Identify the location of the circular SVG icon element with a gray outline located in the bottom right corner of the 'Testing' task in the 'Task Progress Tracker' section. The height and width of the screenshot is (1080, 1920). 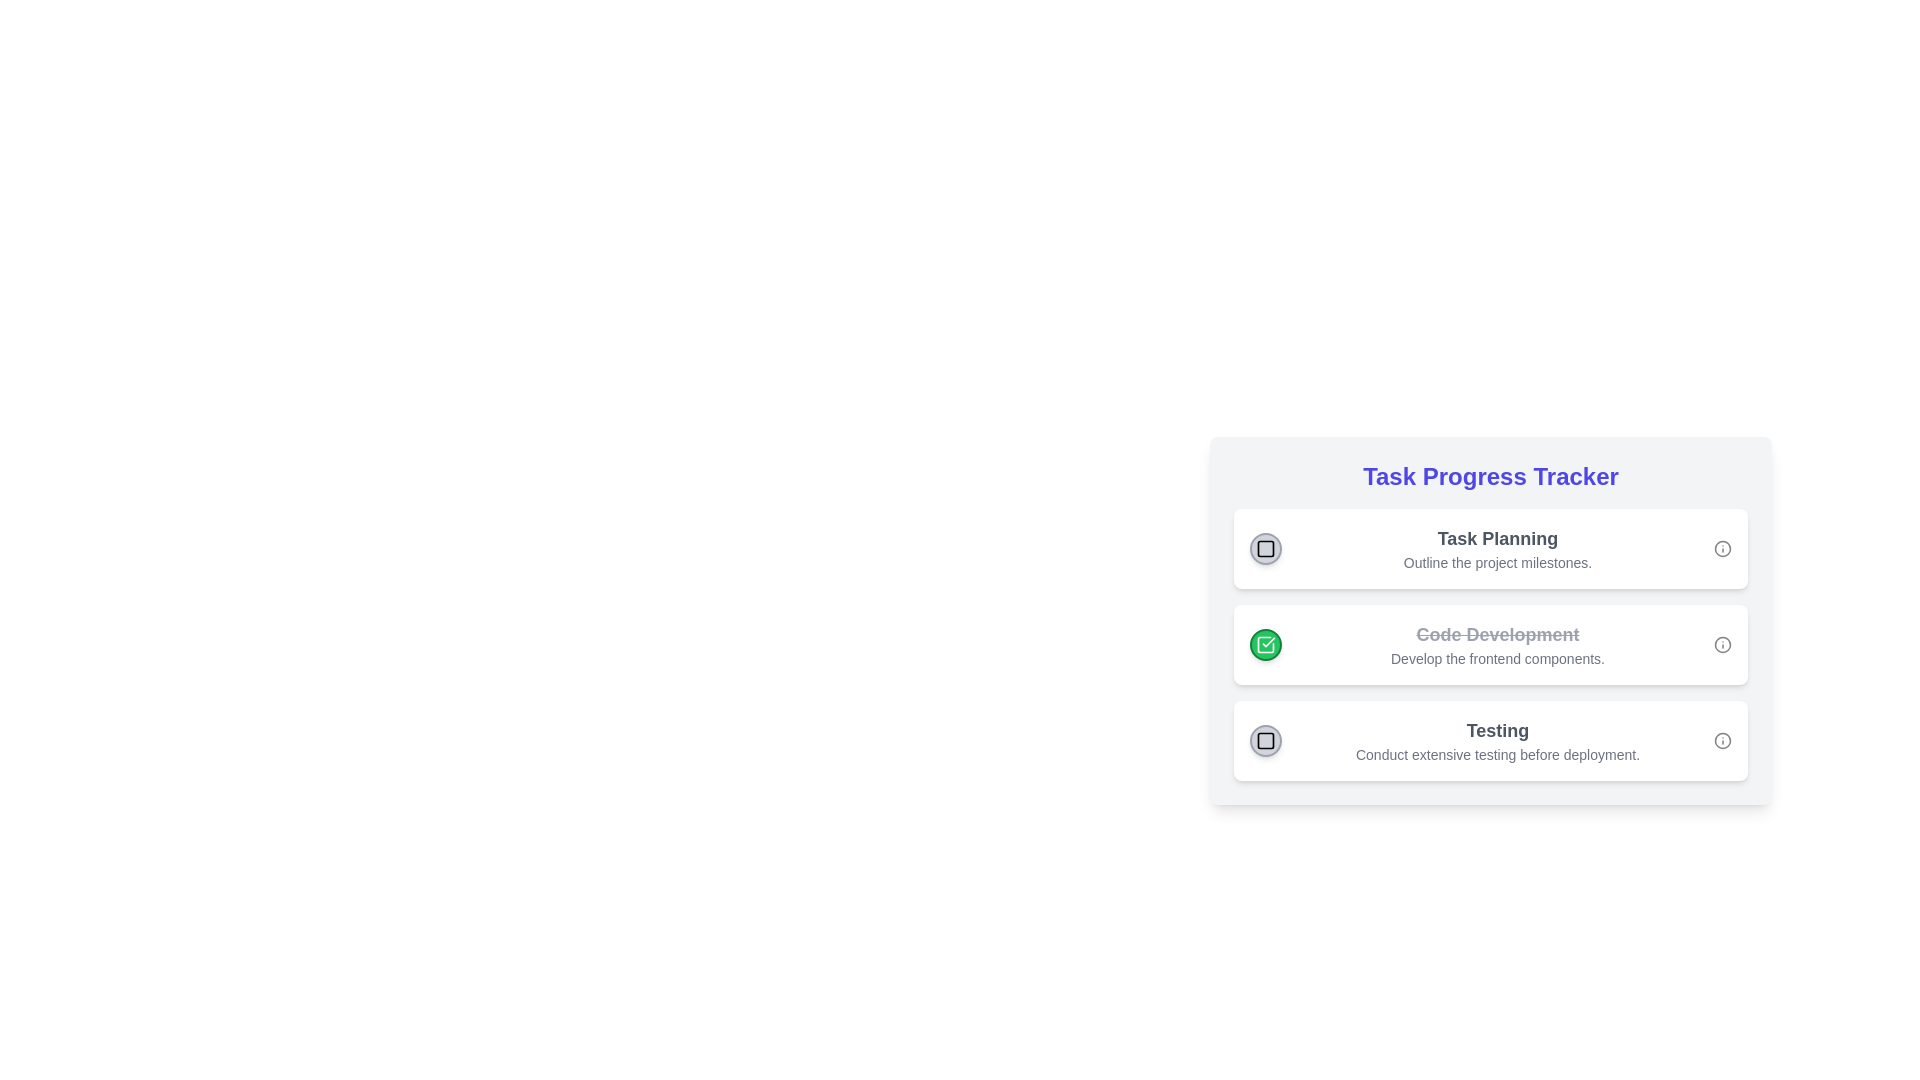
(1722, 740).